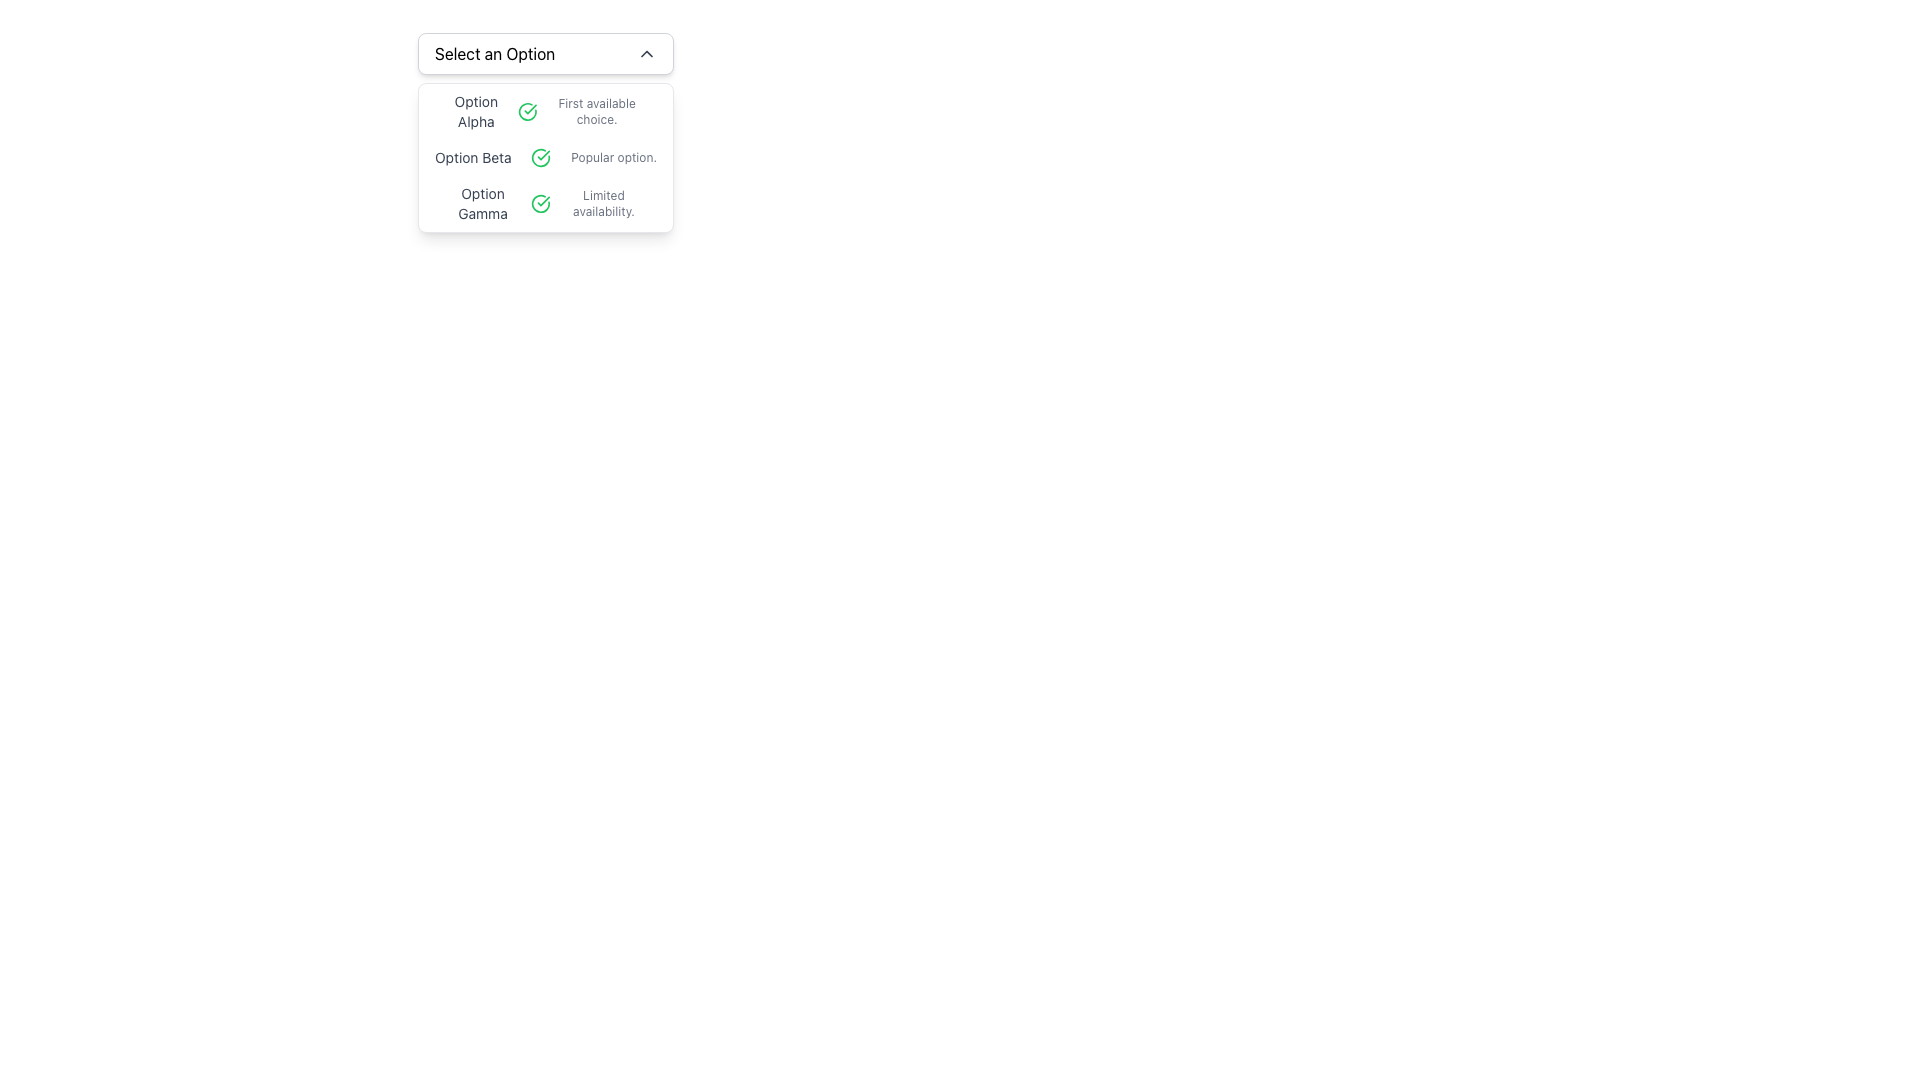  Describe the element at coordinates (603, 204) in the screenshot. I see `text content of the availability status for the 'Option Gamma' item, which is displayed in the text label located at the bottom of the drop-down menu under 'Option Gamma'` at that location.